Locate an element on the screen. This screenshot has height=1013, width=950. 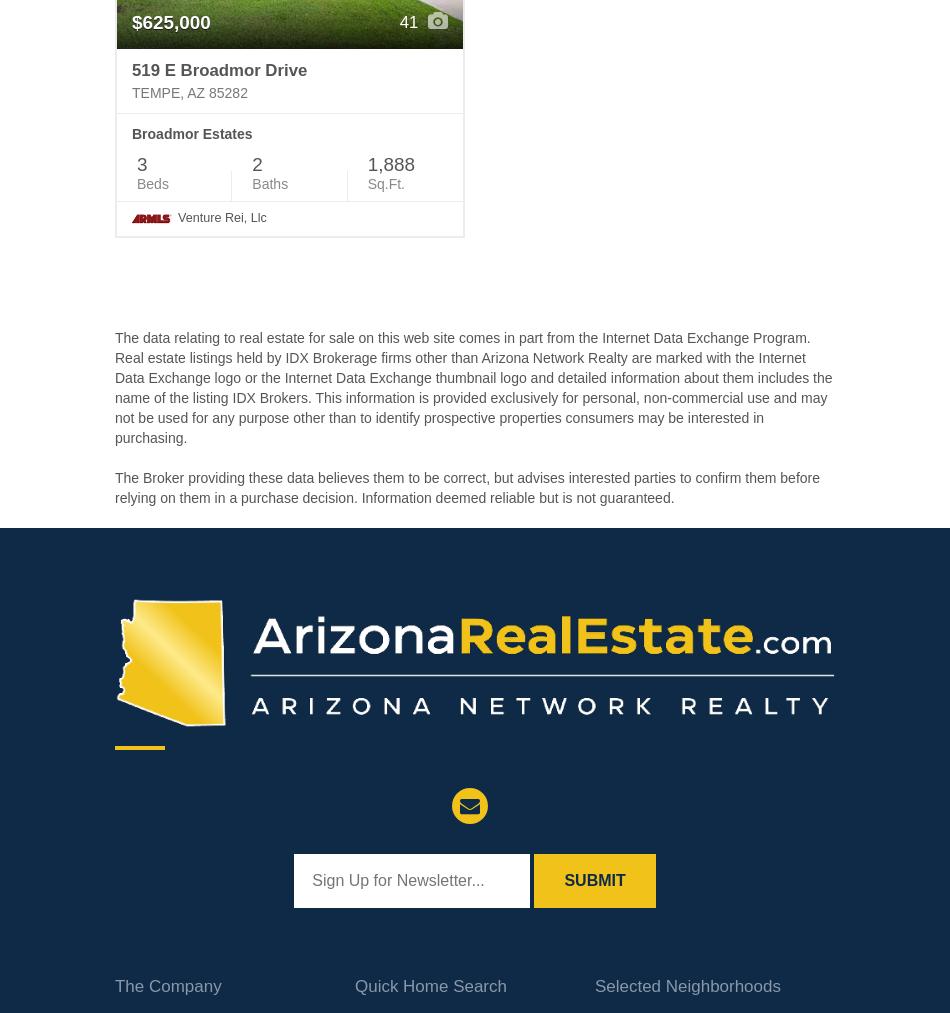
'3' is located at coordinates (142, 163).